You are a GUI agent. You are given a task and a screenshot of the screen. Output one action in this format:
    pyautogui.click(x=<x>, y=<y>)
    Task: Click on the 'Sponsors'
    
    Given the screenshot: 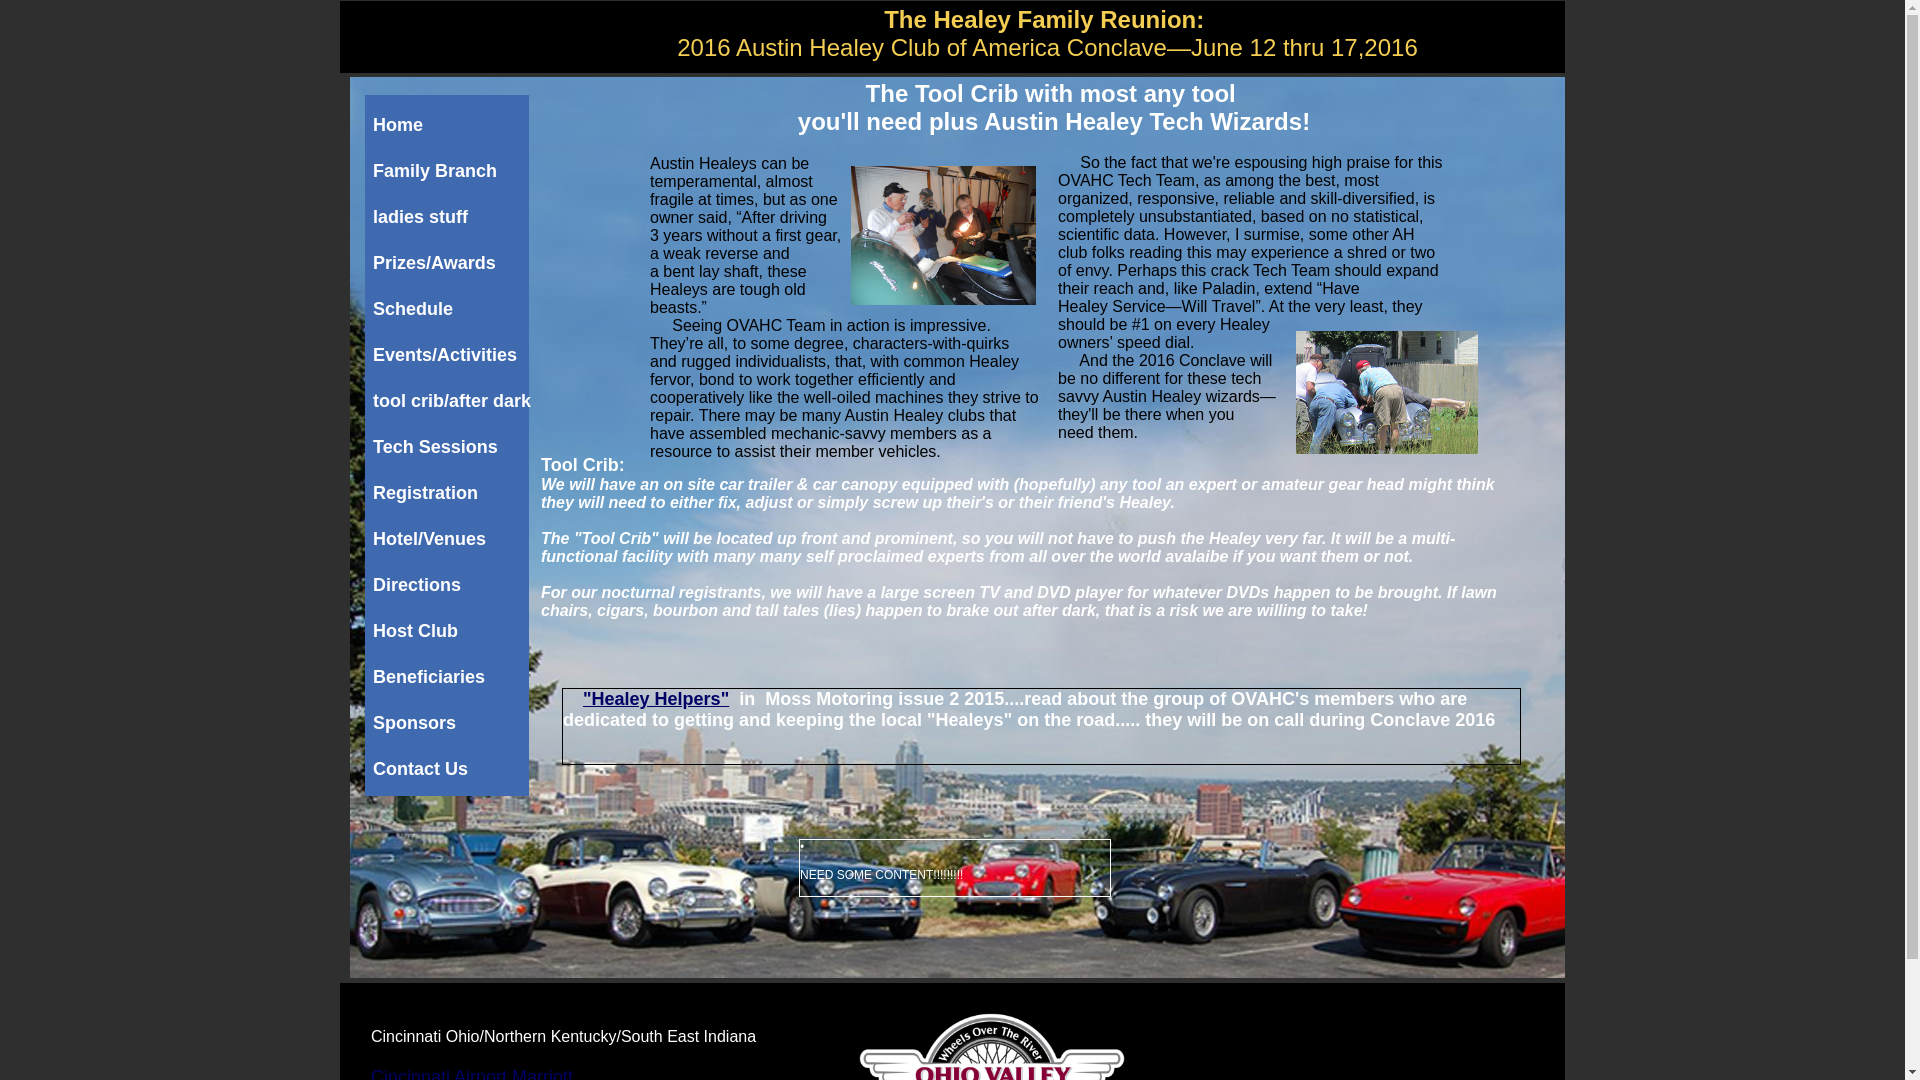 What is the action you would take?
    pyautogui.click(x=450, y=724)
    